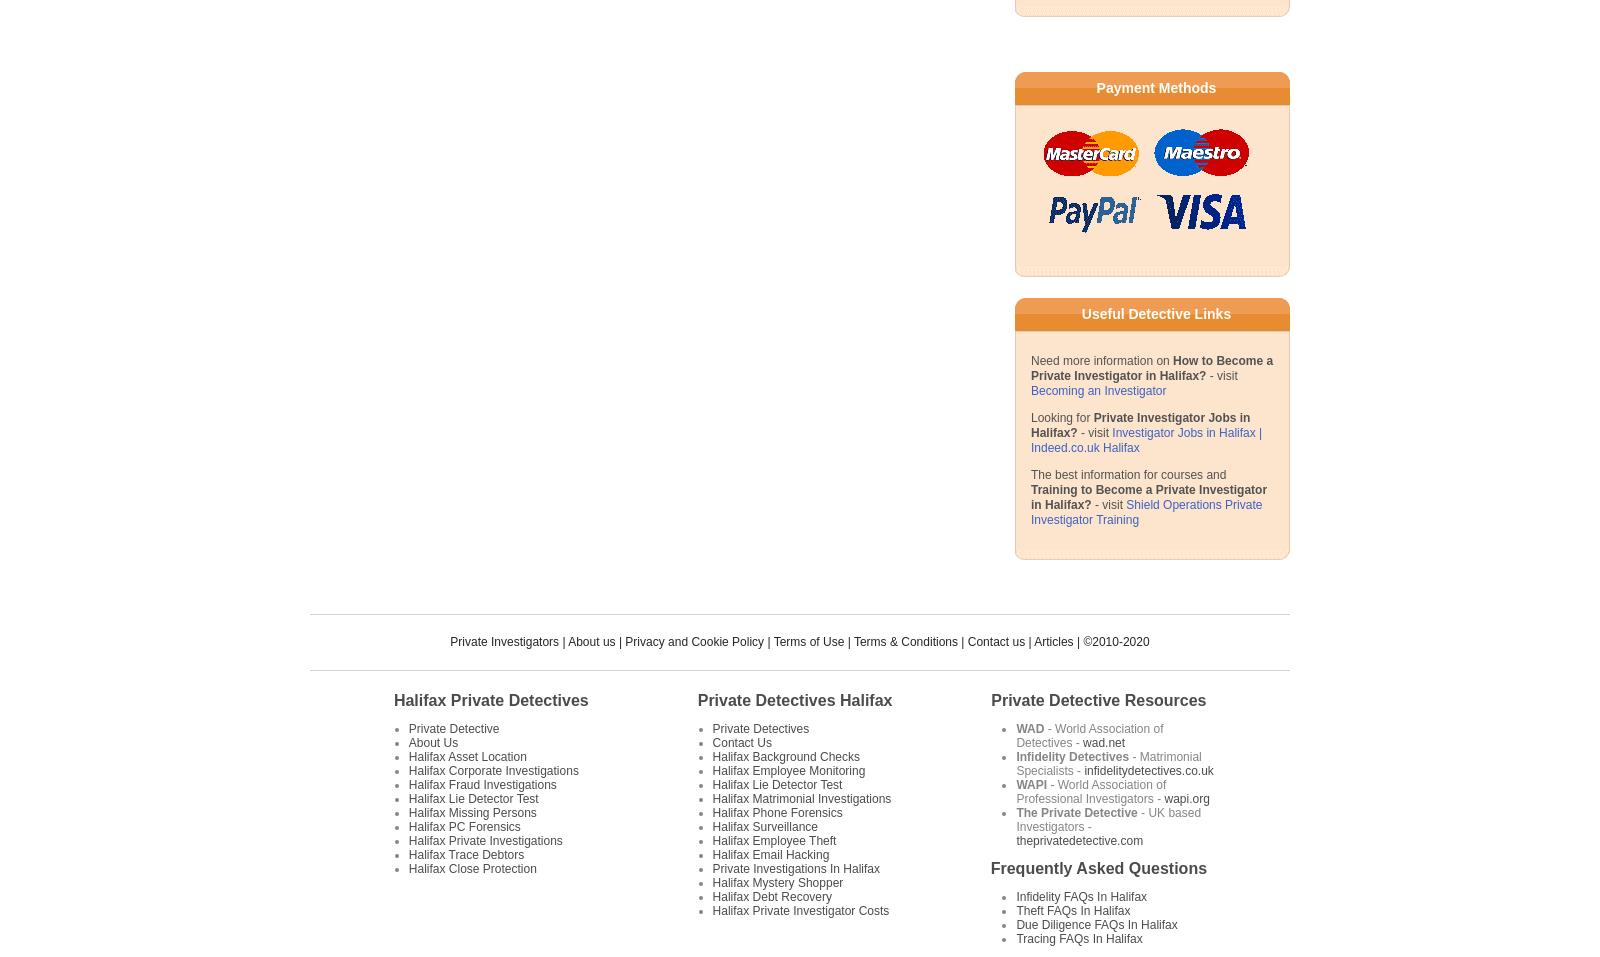 The width and height of the screenshot is (1600, 957). I want to click on '|
©2010-2020', so click(1111, 640).